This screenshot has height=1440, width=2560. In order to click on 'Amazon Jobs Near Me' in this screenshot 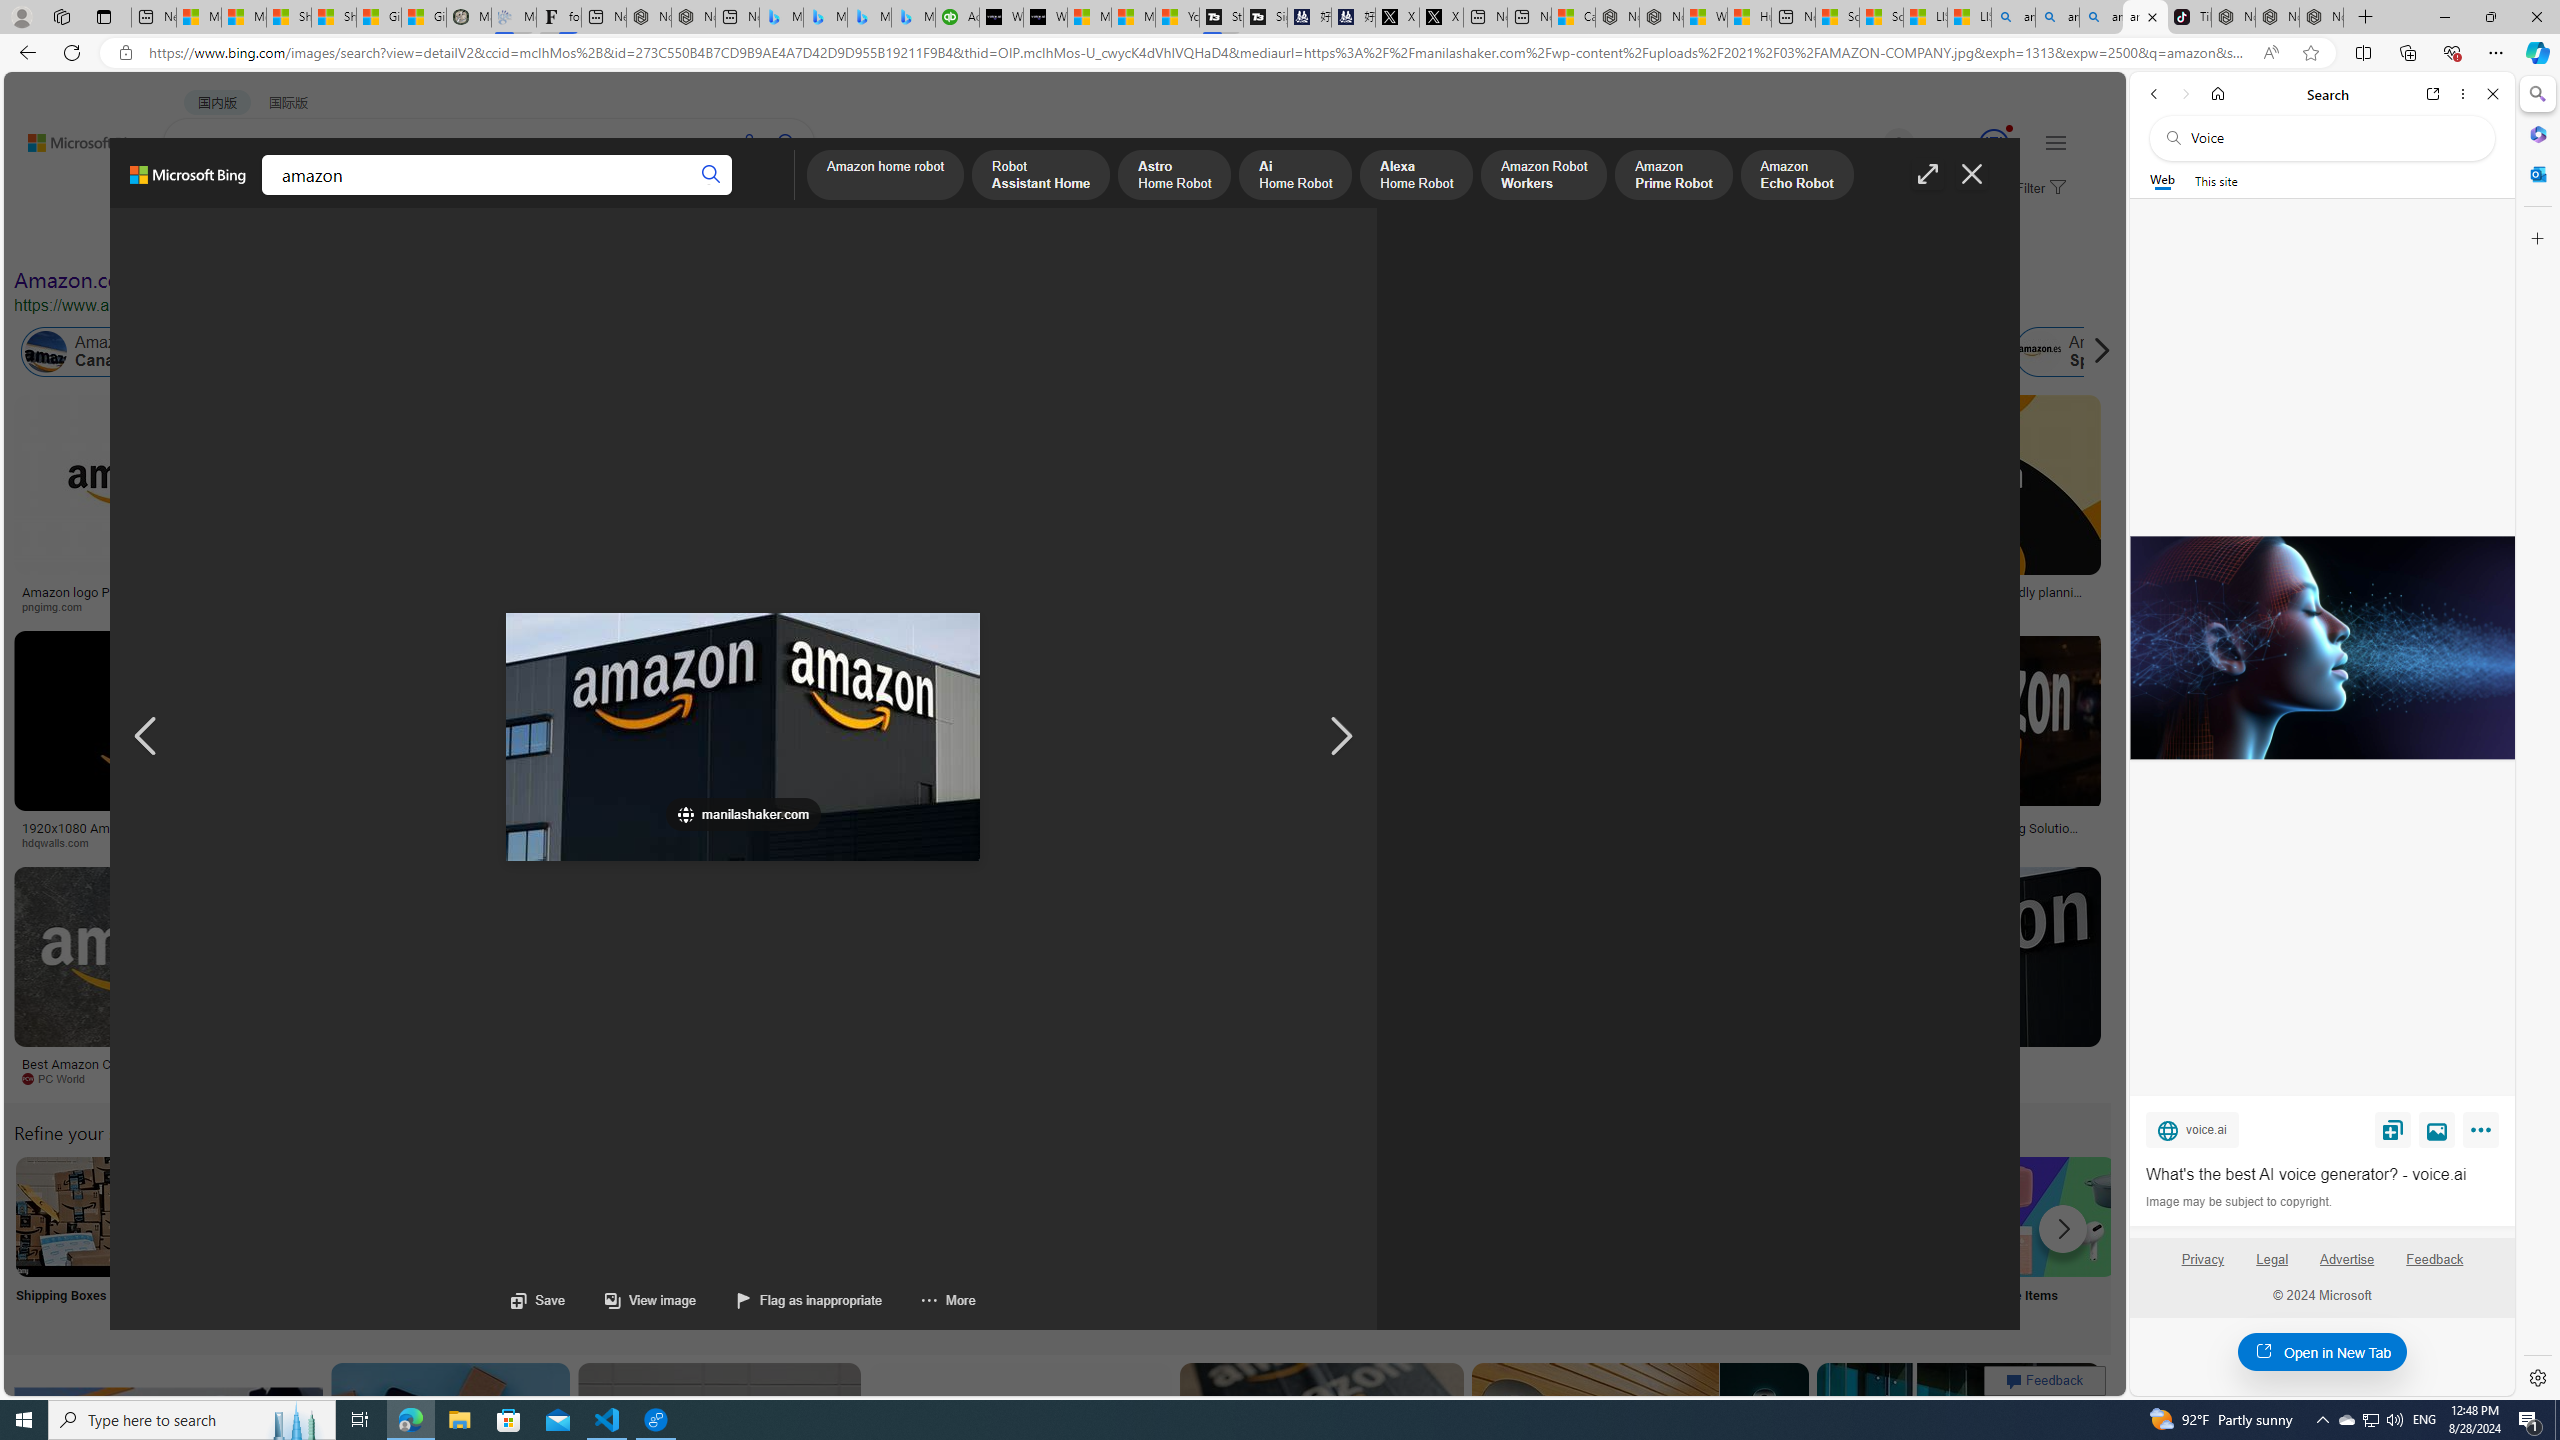, I will do `click(602, 1215)`.